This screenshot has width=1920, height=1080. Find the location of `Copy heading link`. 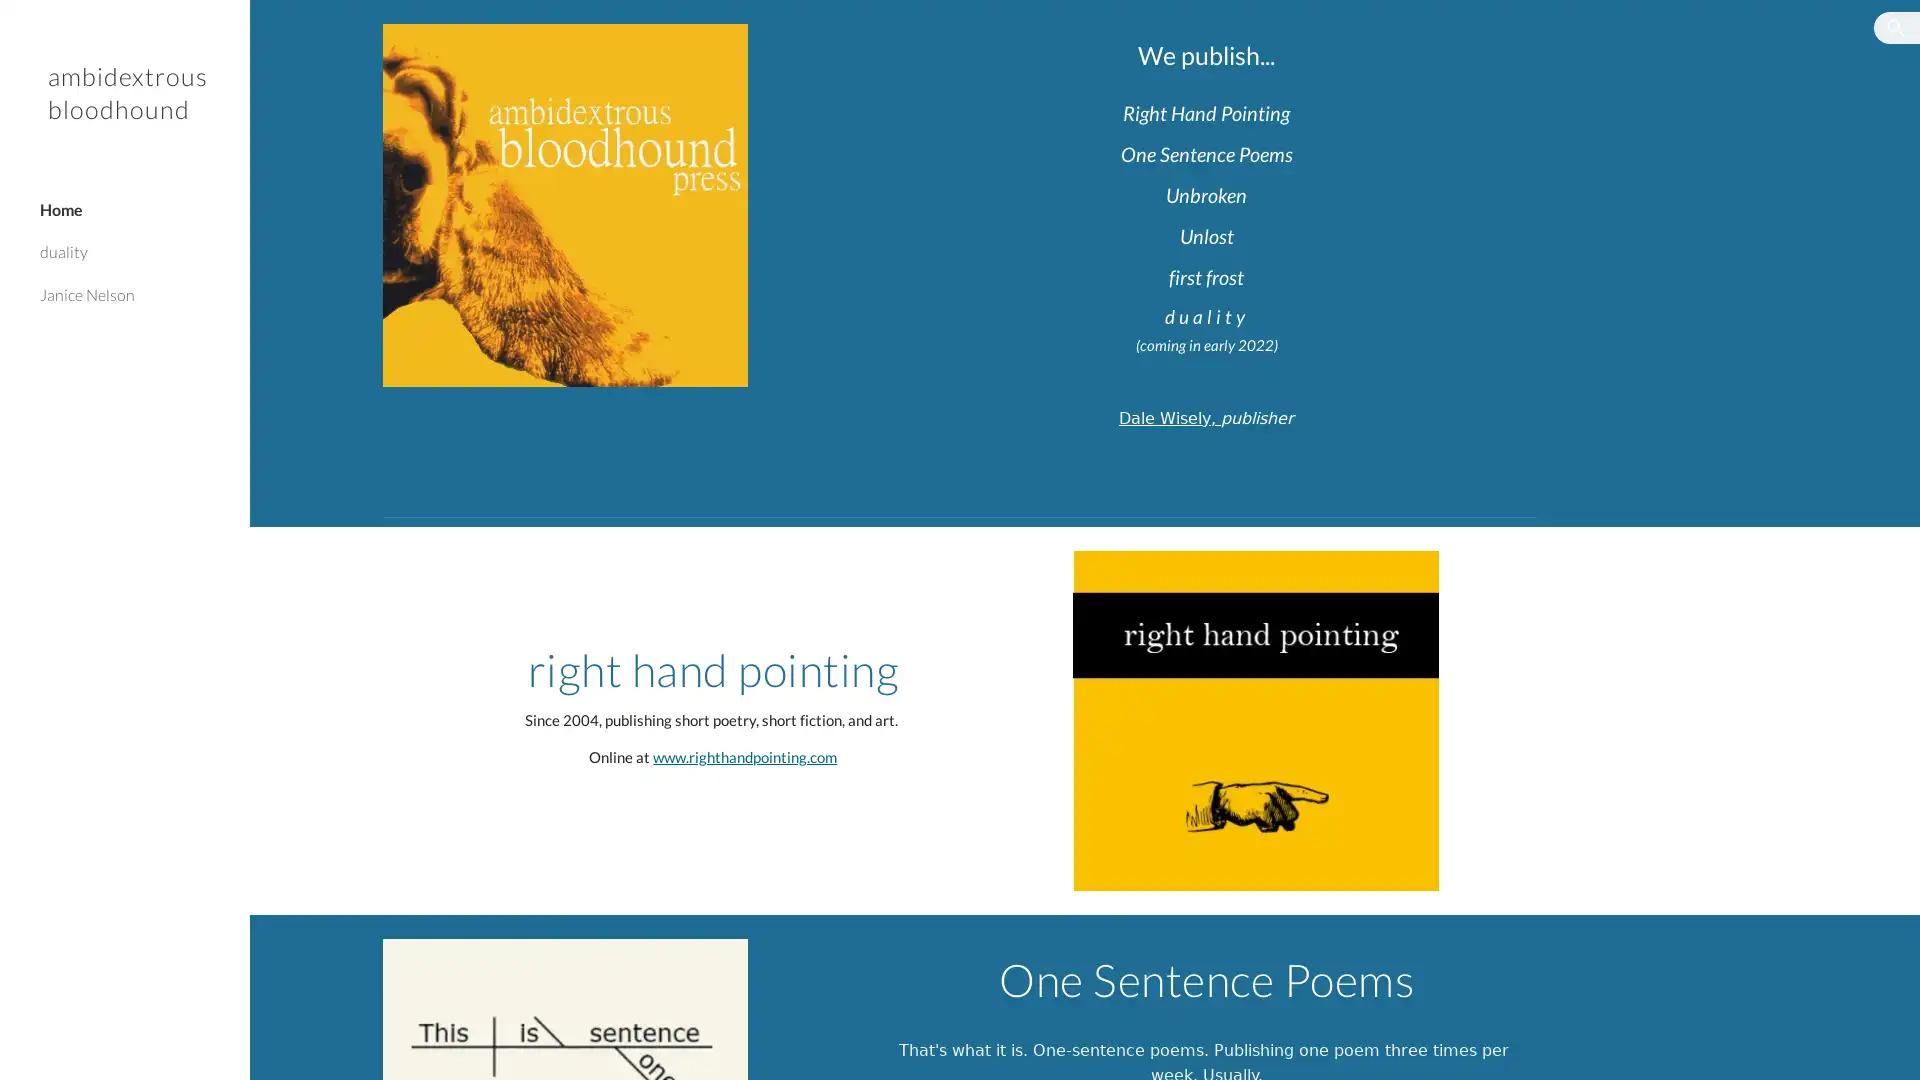

Copy heading link is located at coordinates (1437, 112).